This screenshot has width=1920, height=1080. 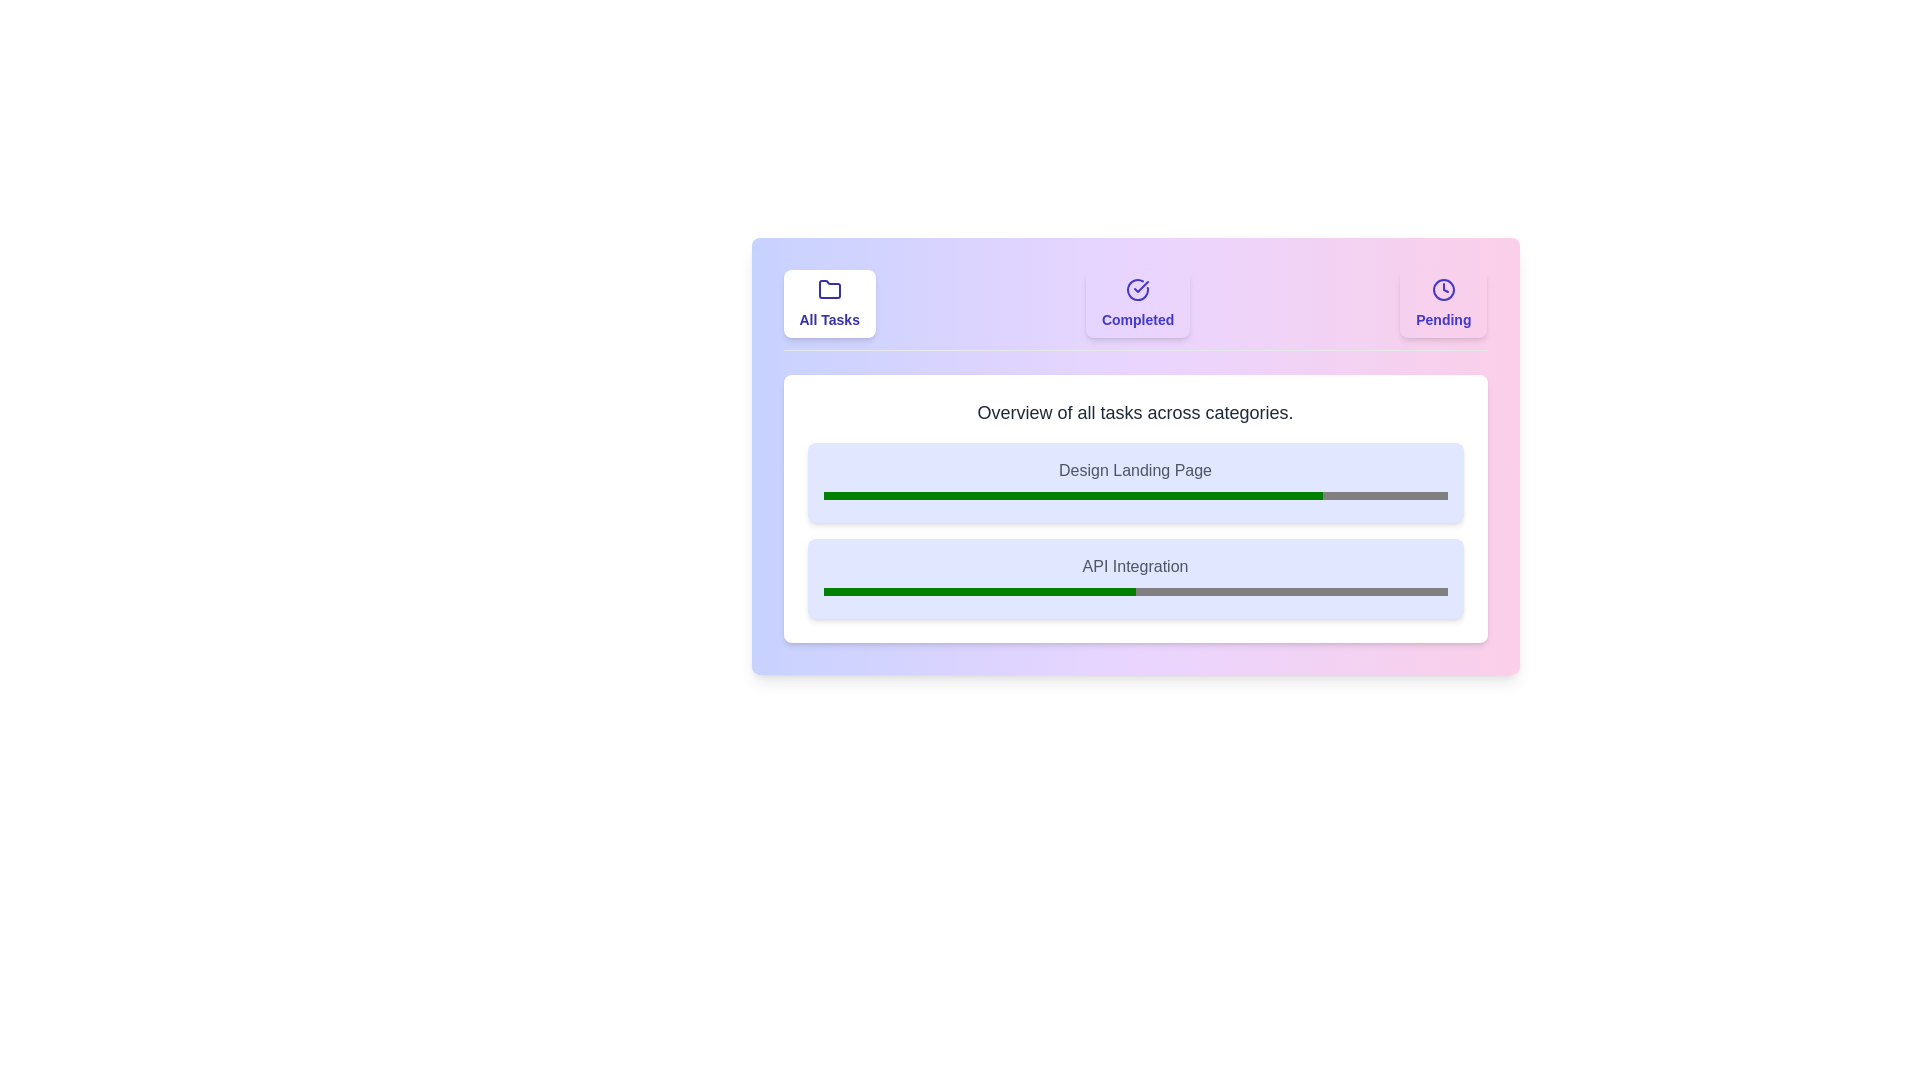 I want to click on text label indicating the status 'Completed' located at the center-bottom region of the associated button positioned at the top-middle area of the layout, so click(x=1138, y=319).